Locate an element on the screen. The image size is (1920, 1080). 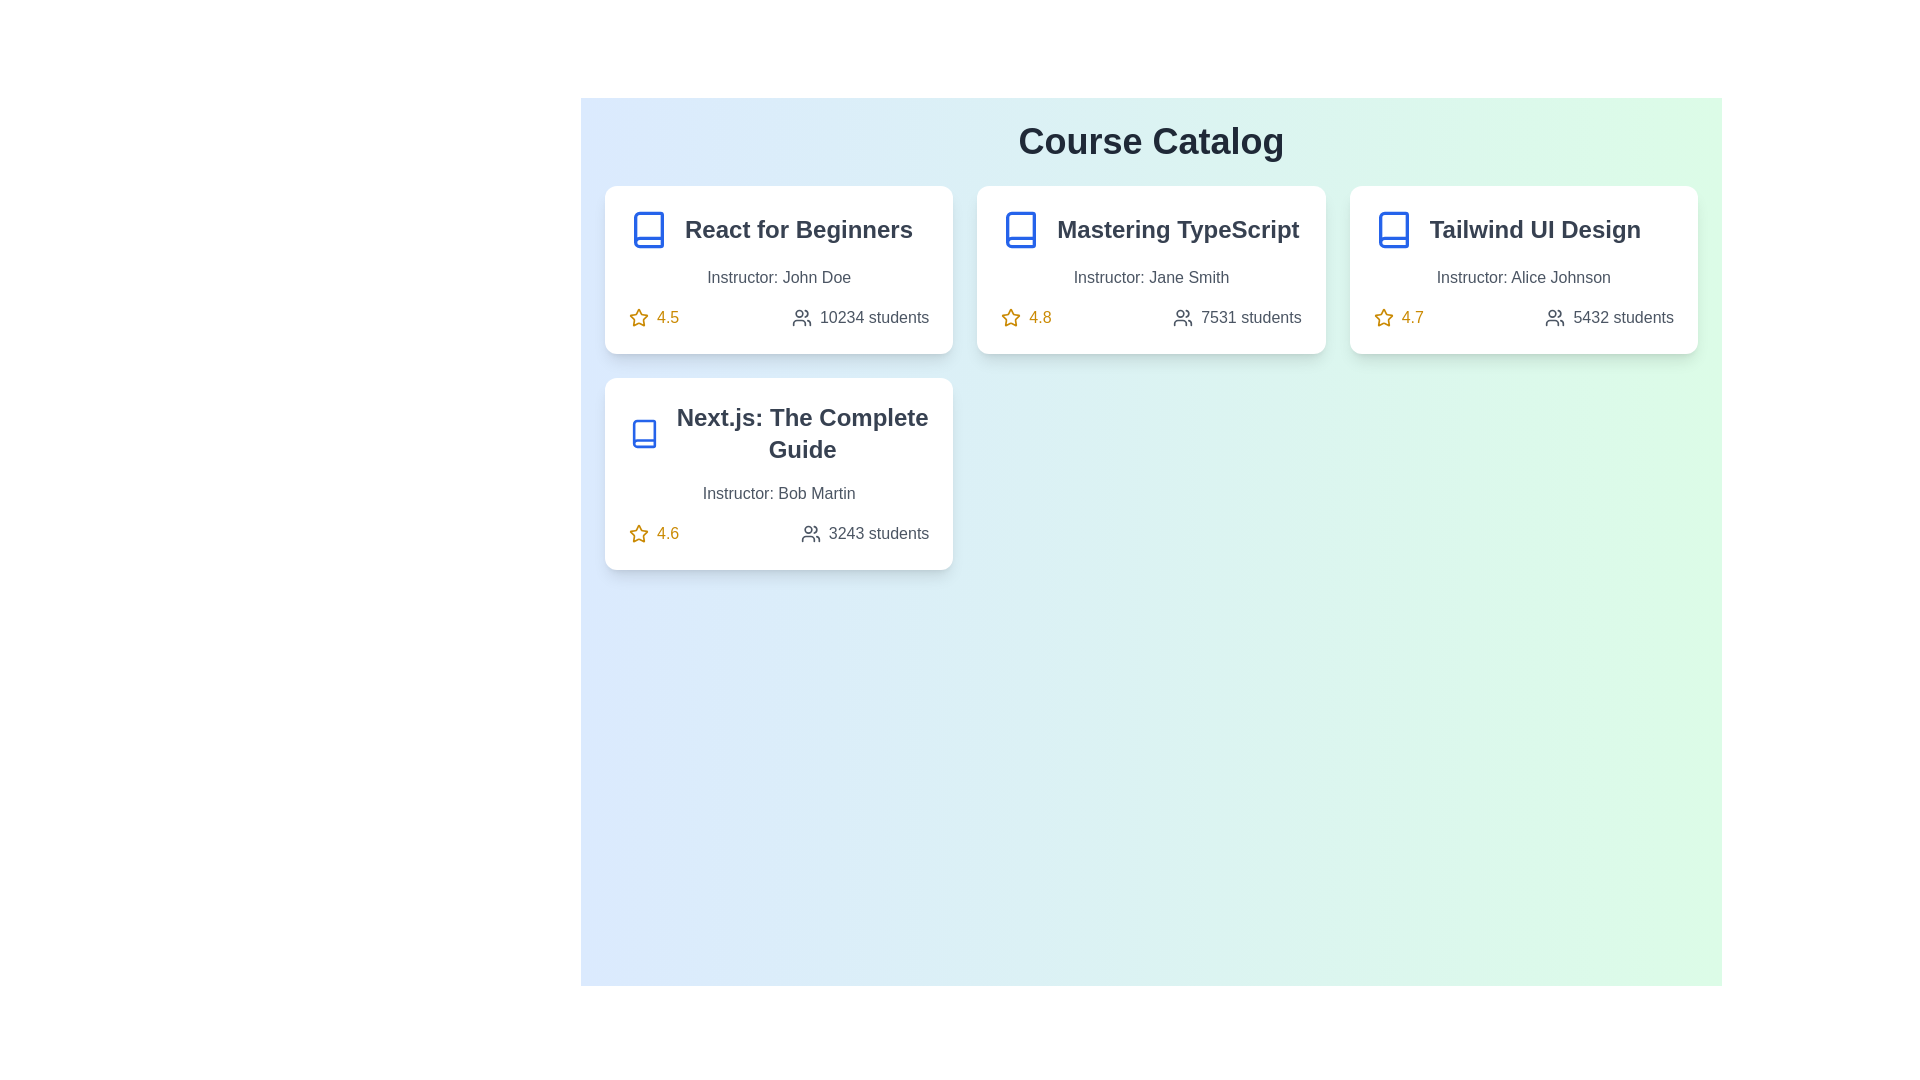
the text label displaying 'Mastering TypeScript', which is styled in bold, large dark gray font and serves as the main heading within the course panel is located at coordinates (1151, 229).